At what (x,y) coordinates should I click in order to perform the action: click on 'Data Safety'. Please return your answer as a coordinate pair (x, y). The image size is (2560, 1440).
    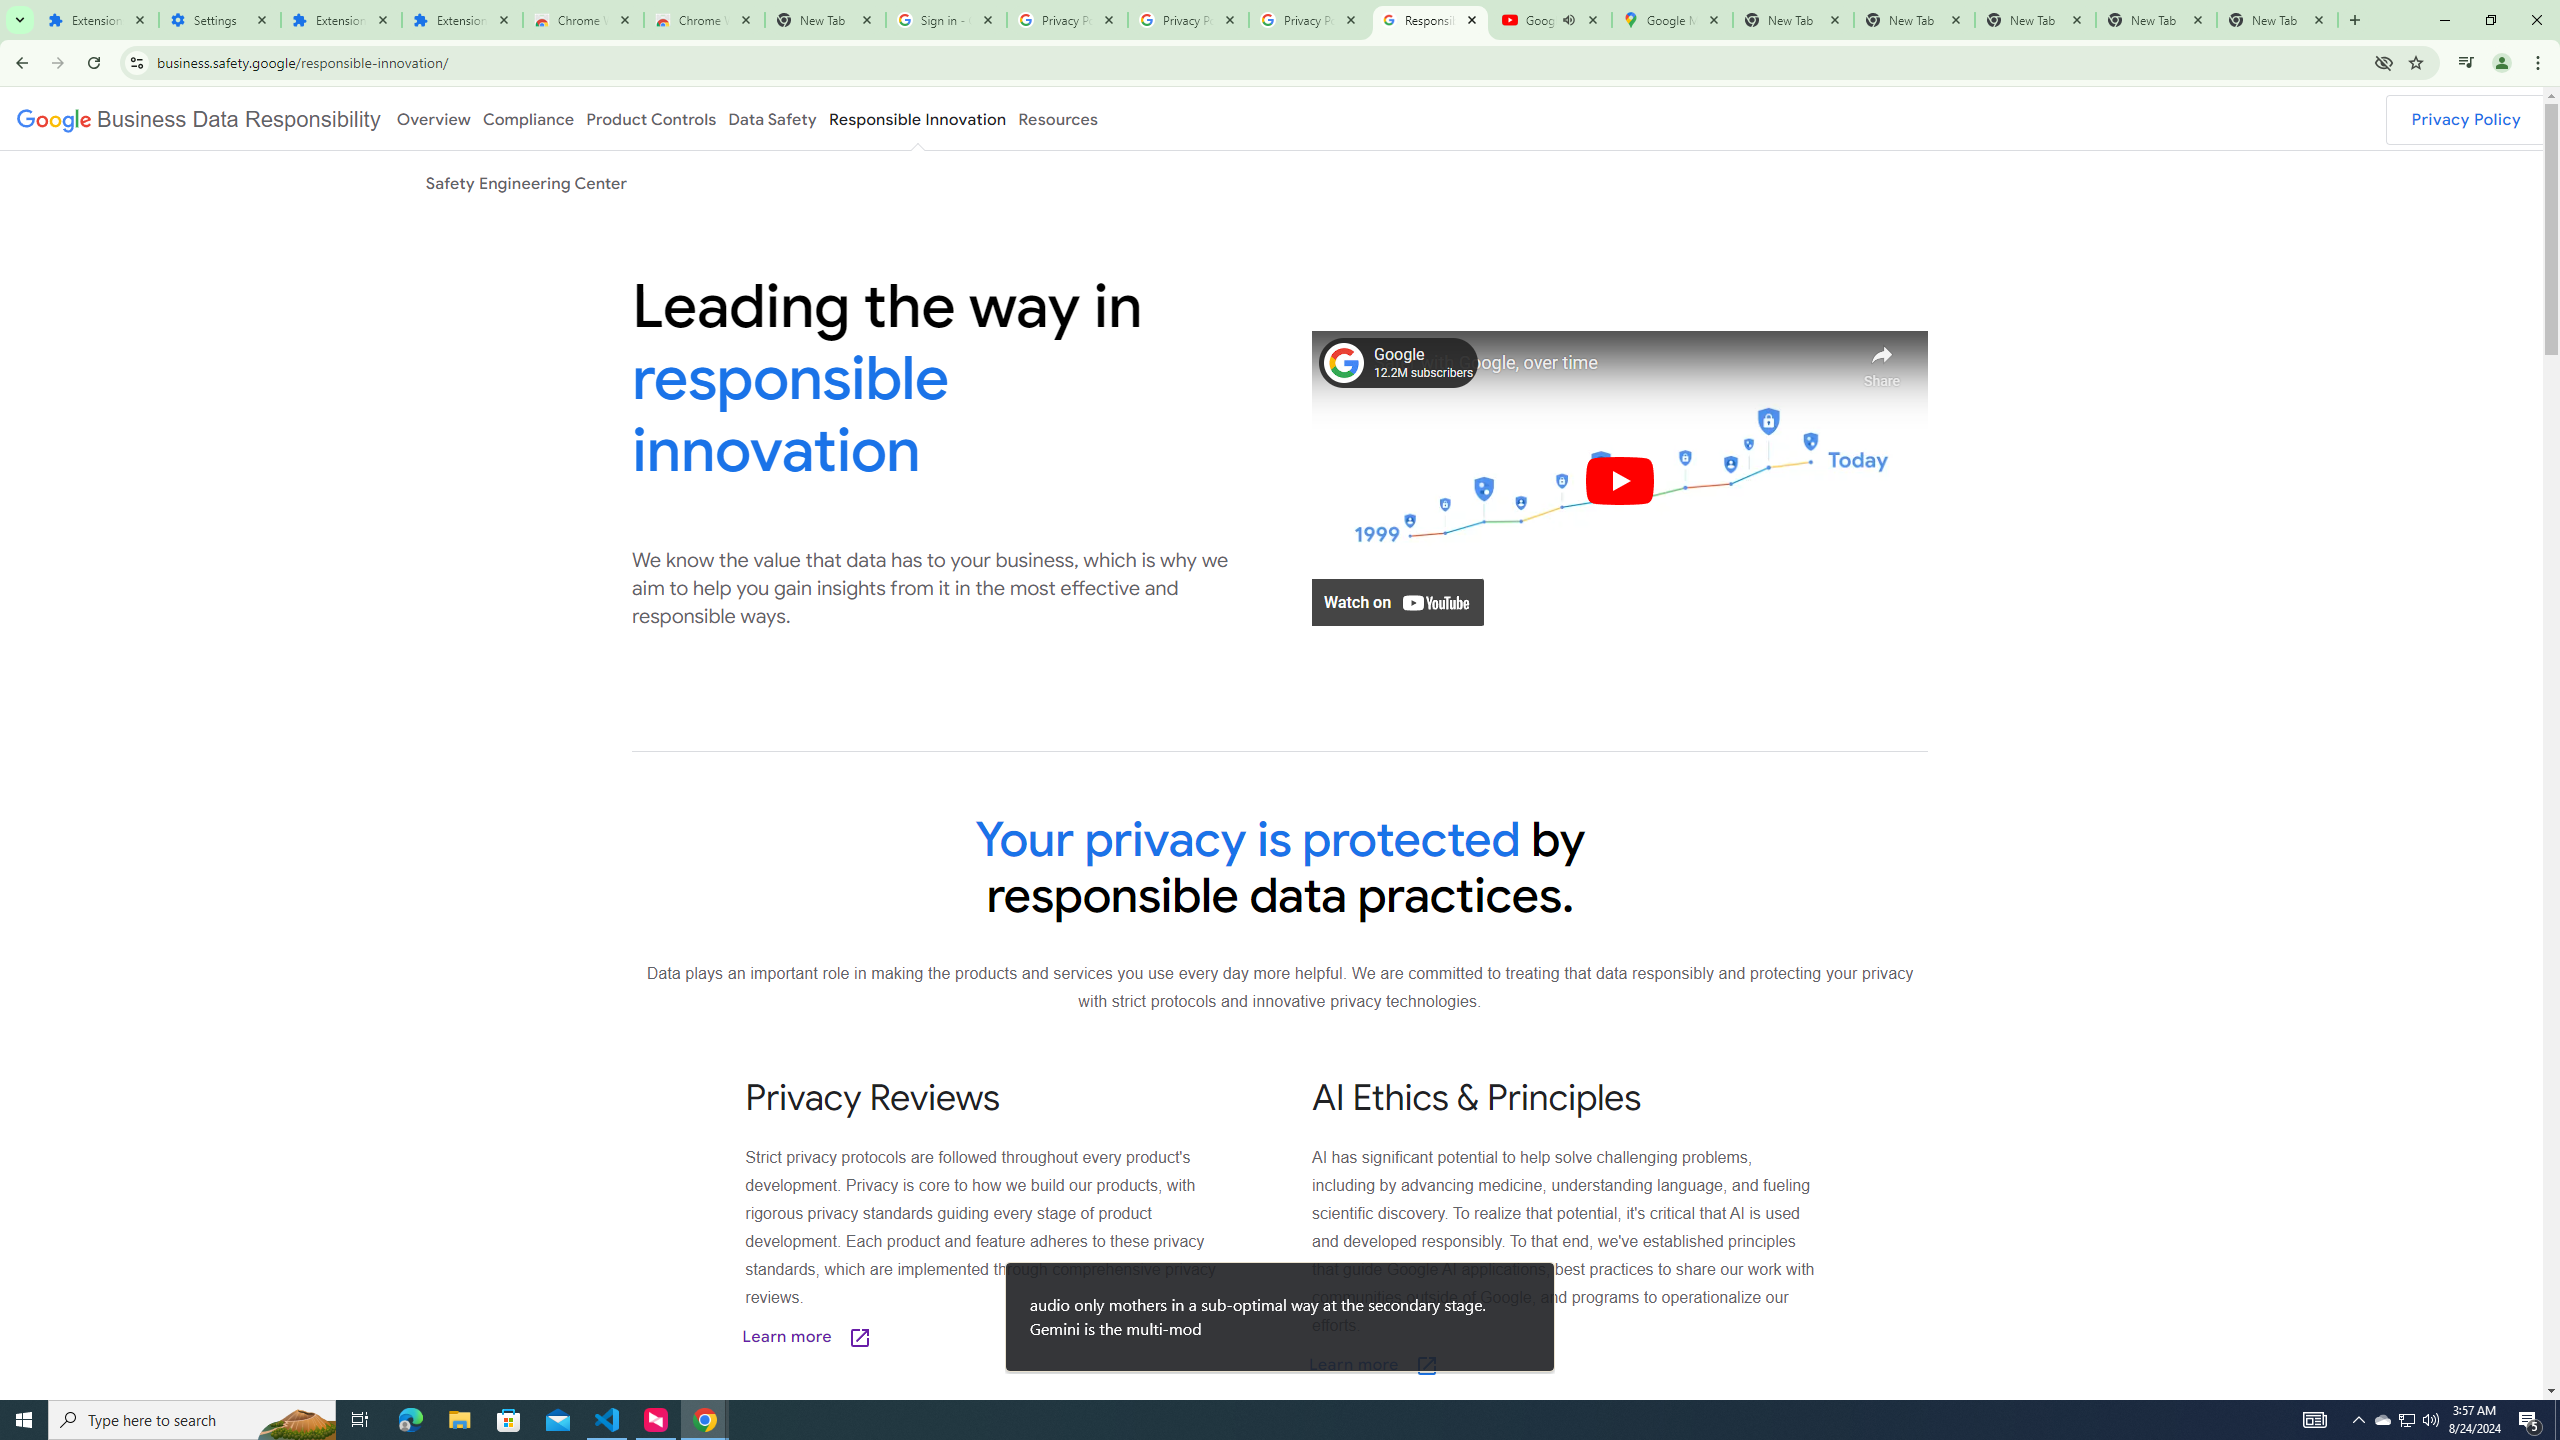
    Looking at the image, I should click on (770, 118).